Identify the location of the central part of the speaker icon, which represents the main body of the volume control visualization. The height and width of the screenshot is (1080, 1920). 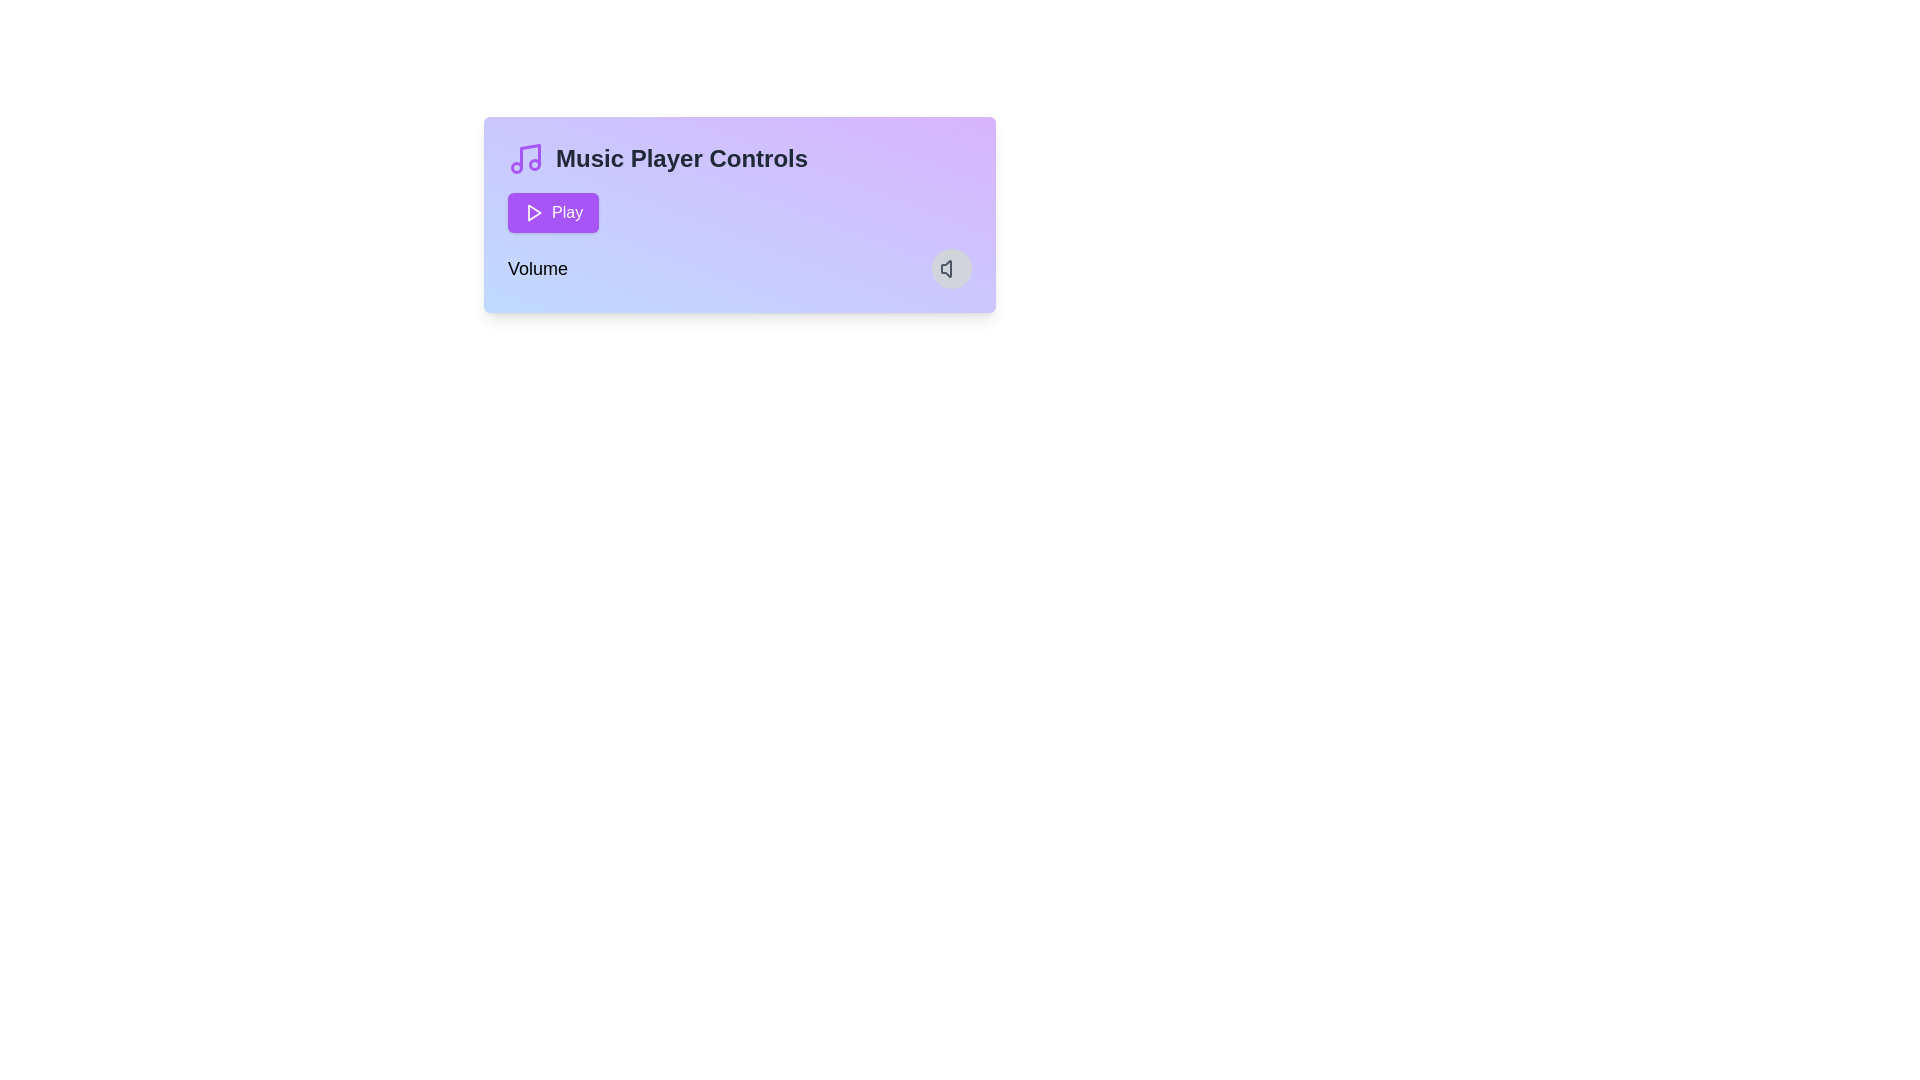
(945, 268).